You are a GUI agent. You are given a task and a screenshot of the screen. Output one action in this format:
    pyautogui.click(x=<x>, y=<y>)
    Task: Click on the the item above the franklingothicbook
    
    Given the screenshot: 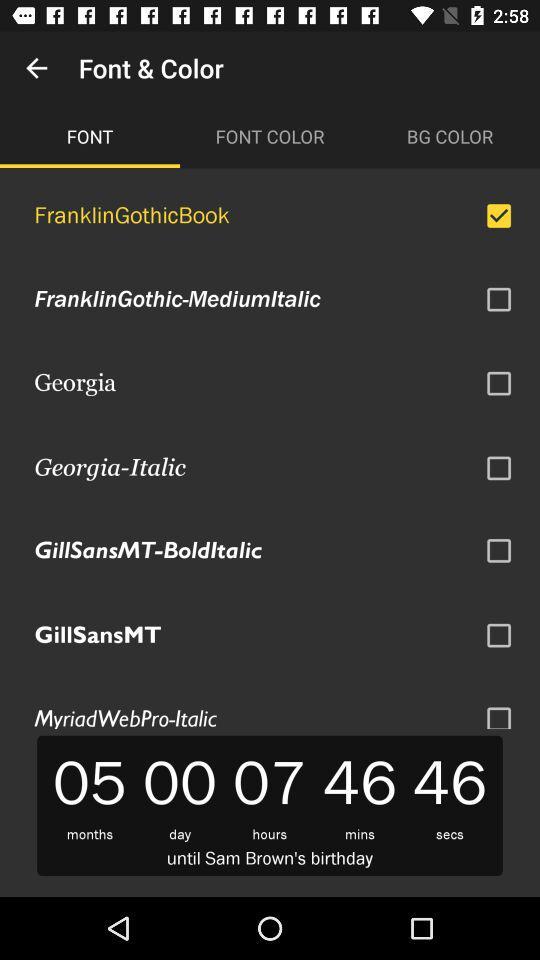 What is the action you would take?
    pyautogui.click(x=449, y=135)
    